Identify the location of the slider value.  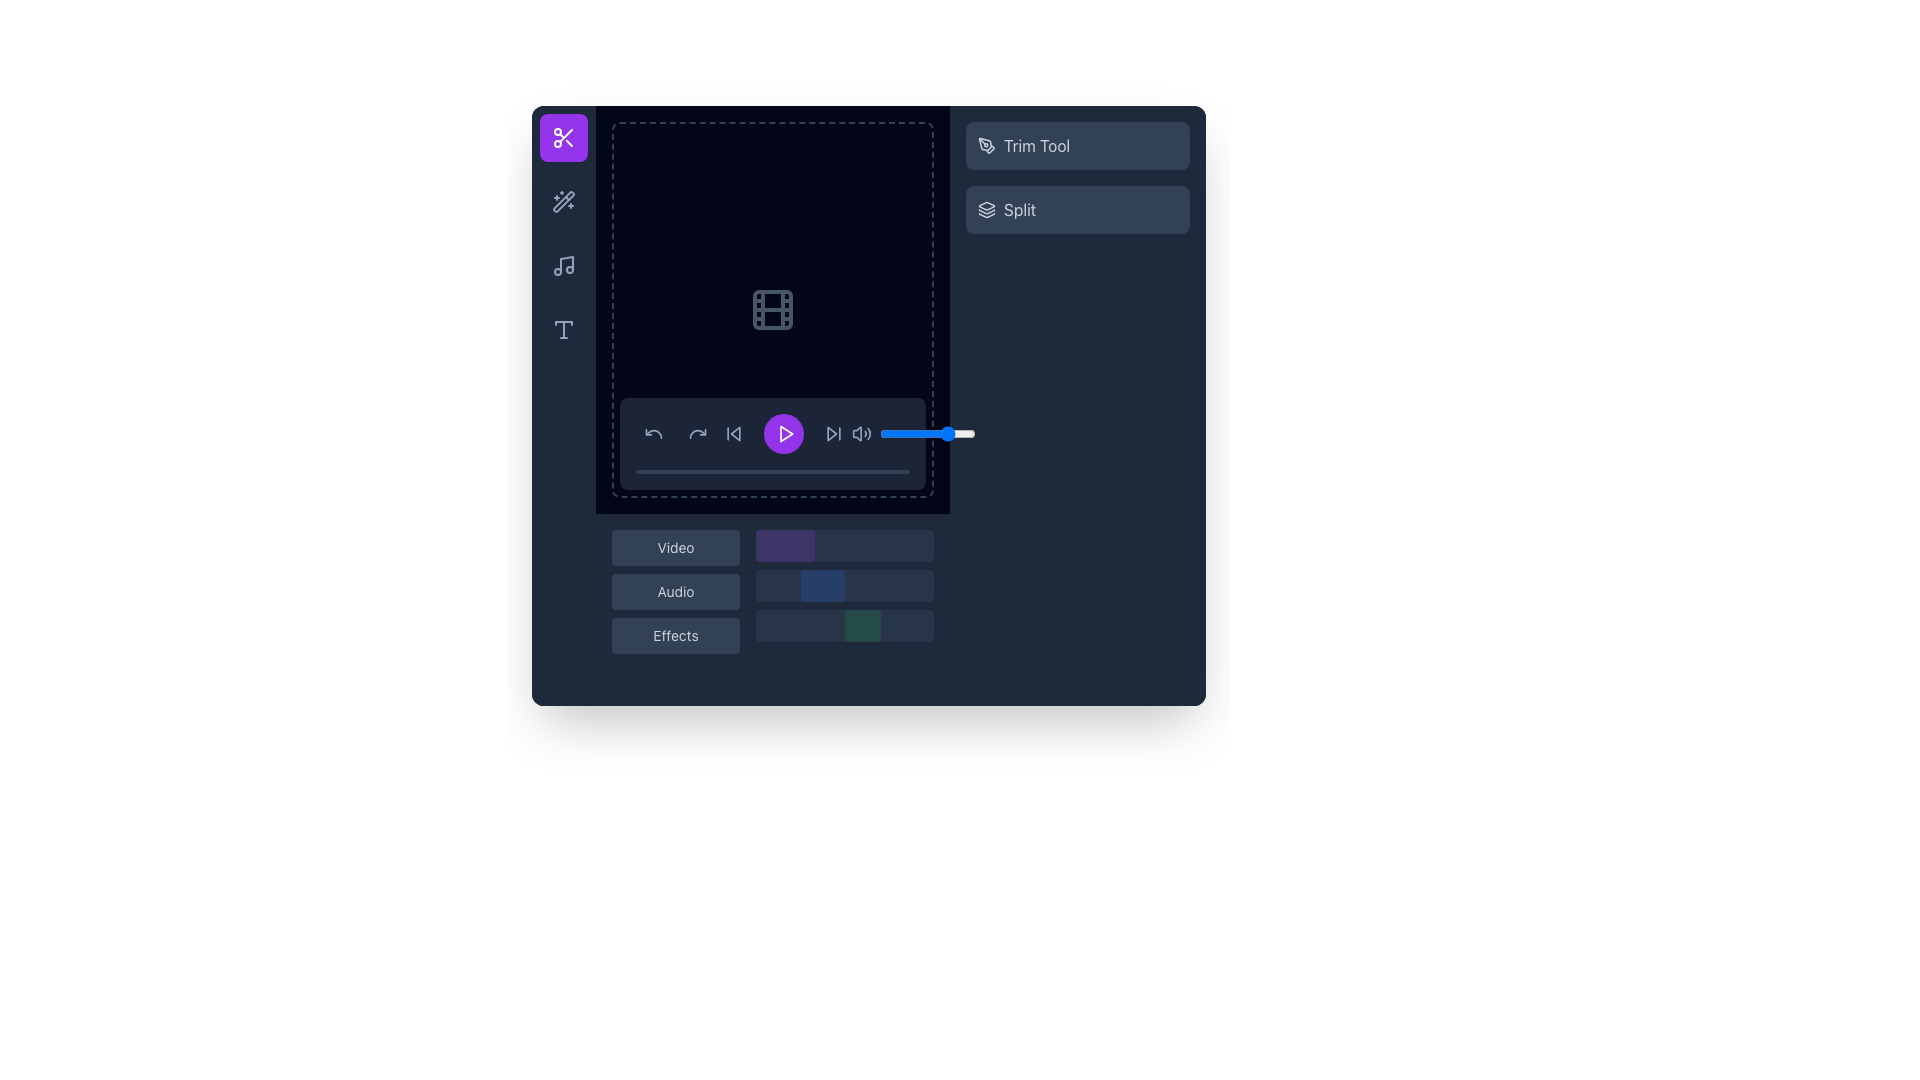
(967, 433).